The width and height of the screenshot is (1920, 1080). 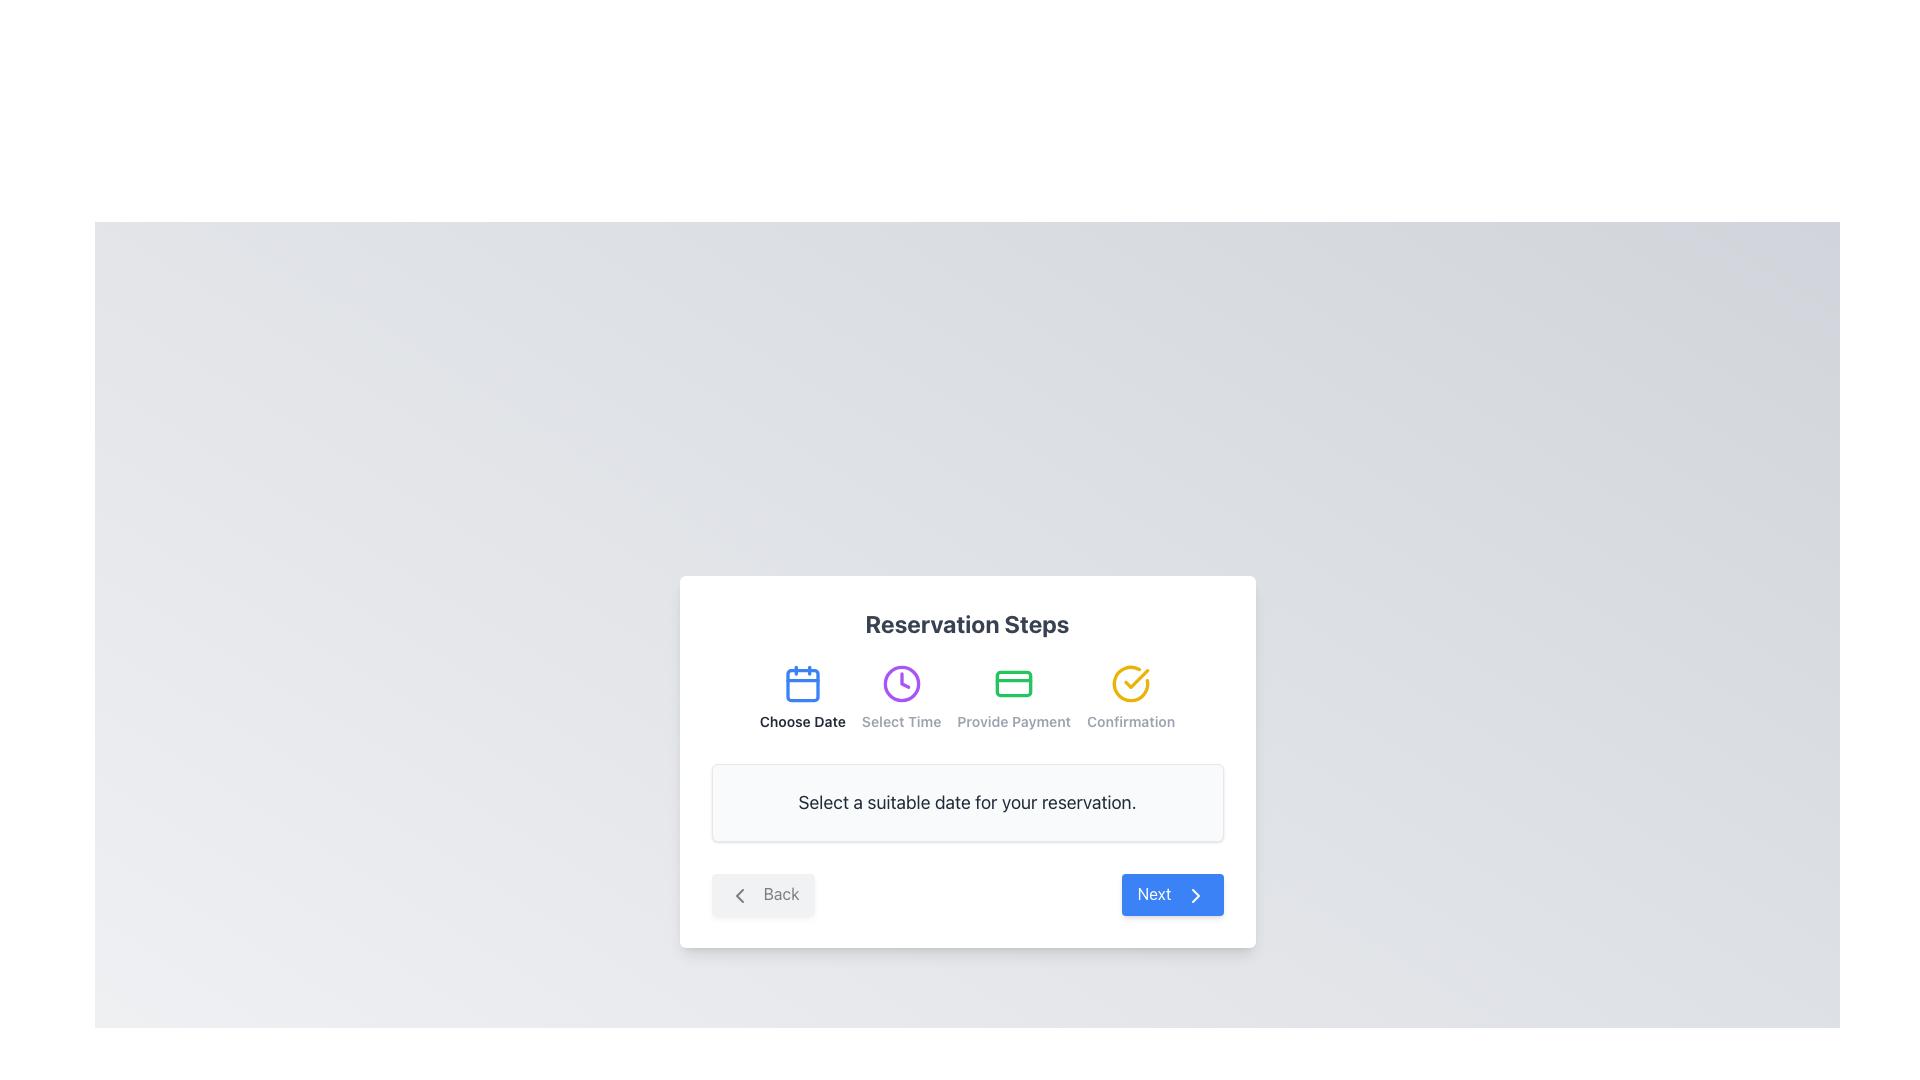 I want to click on the 'Choose Date' icon, which is the leftmost icon in a sequence of four icons above the 'Choose Date' label, indicating the first step in the reservation process, so click(x=802, y=683).